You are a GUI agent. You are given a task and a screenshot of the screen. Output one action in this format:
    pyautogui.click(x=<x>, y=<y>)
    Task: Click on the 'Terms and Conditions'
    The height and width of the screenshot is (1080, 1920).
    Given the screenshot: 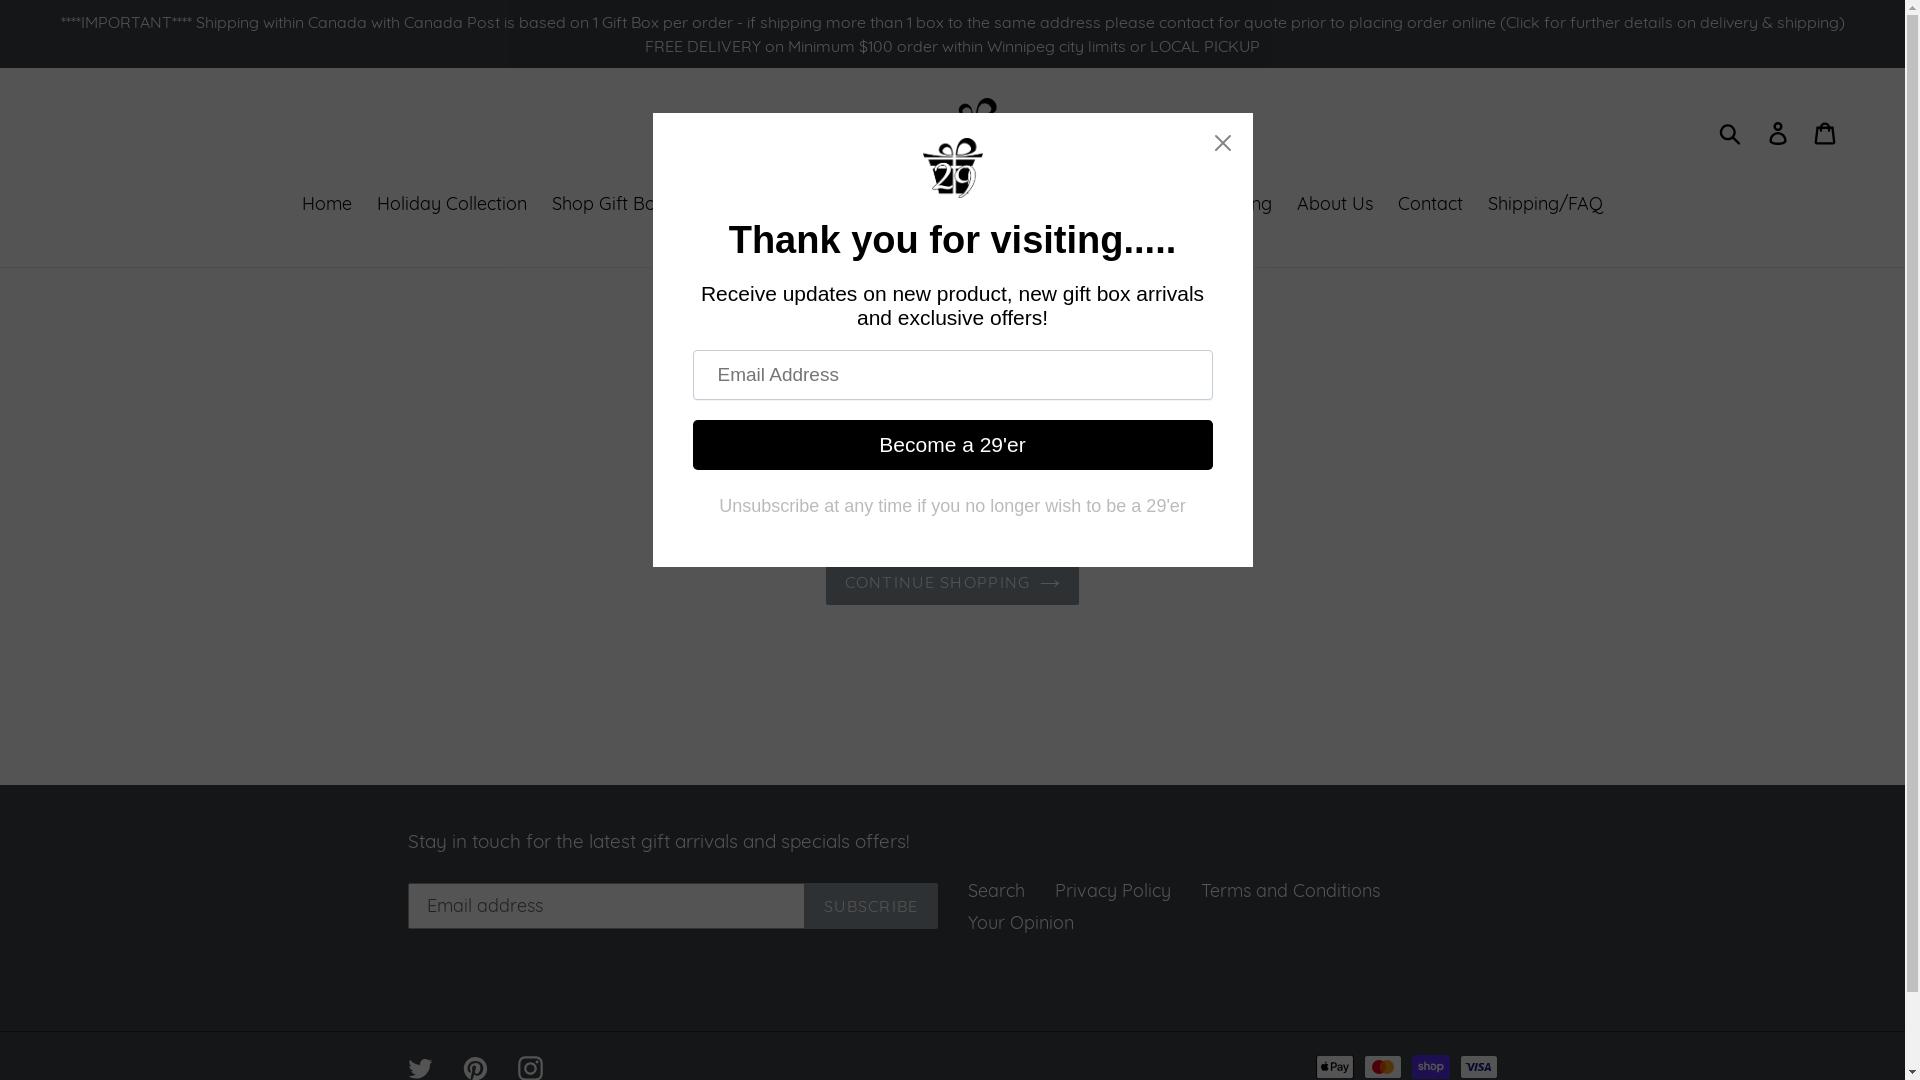 What is the action you would take?
    pyautogui.click(x=1289, y=889)
    